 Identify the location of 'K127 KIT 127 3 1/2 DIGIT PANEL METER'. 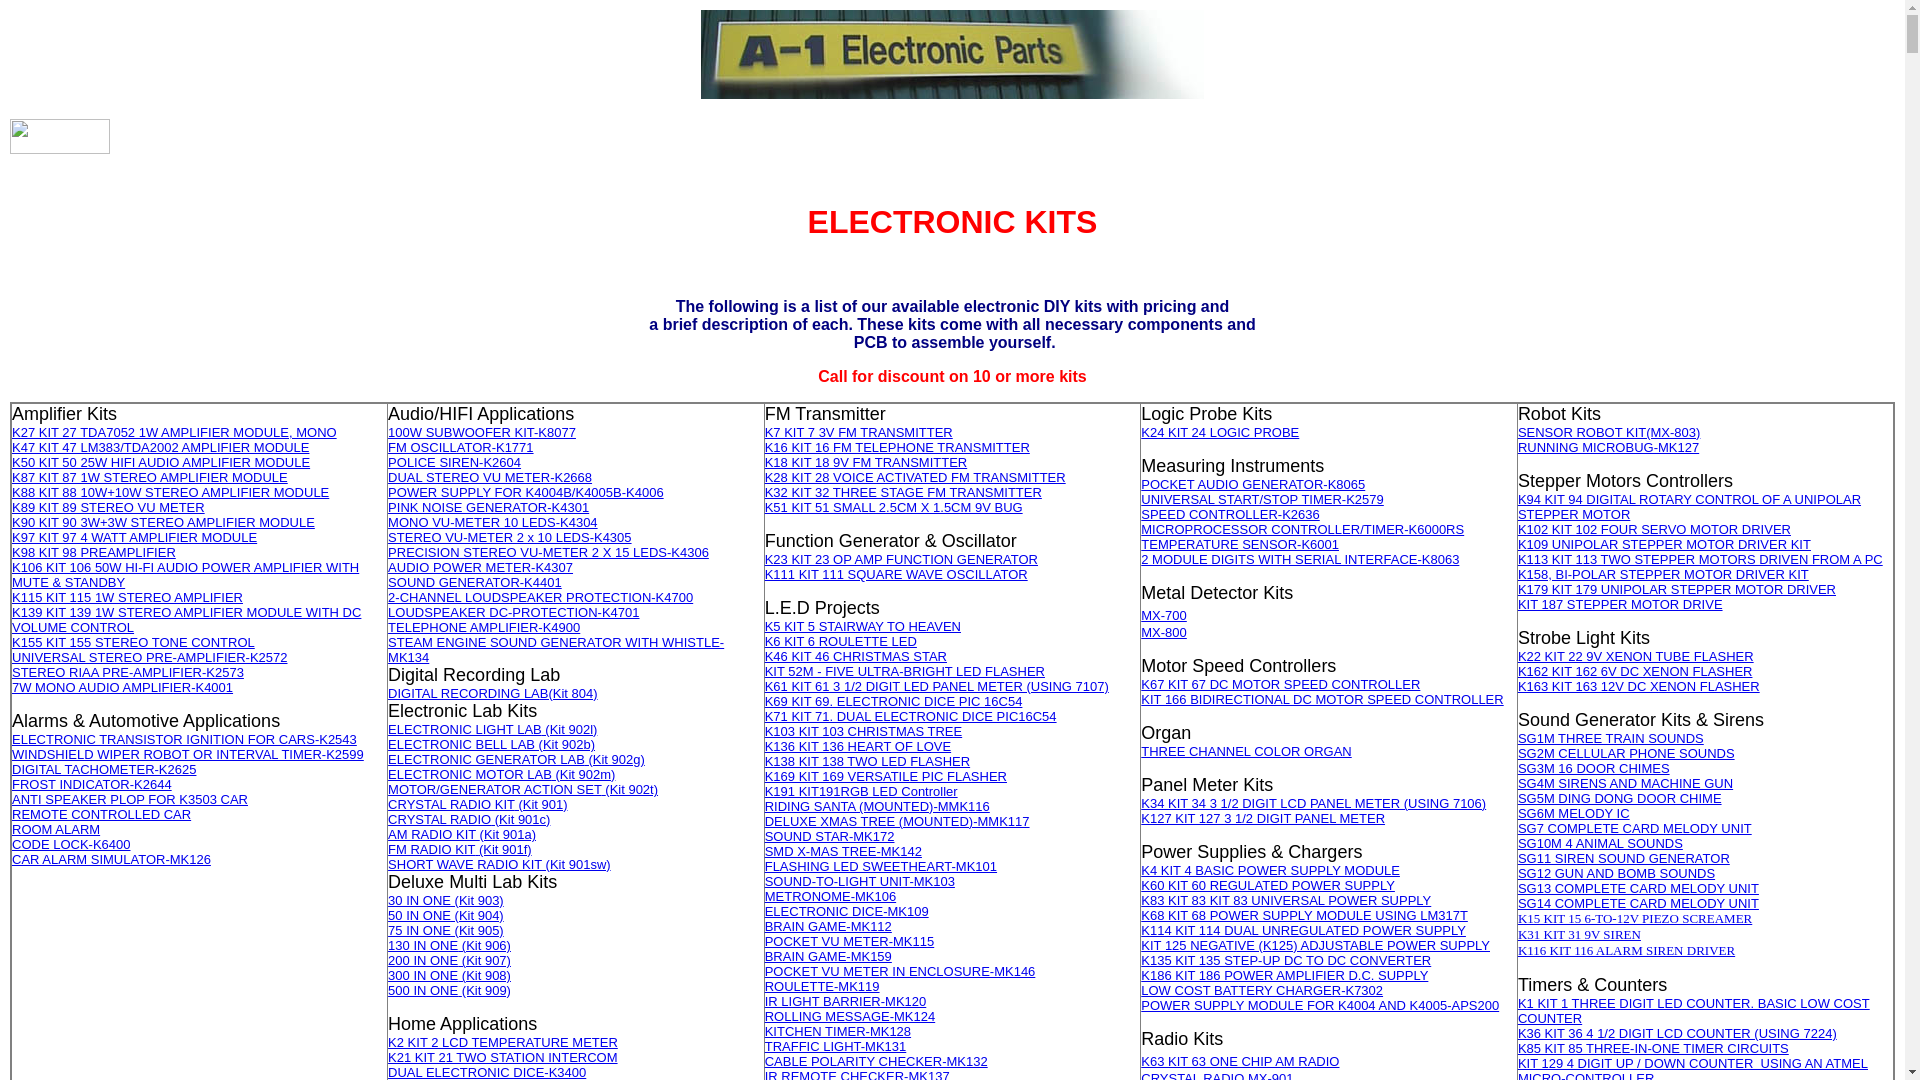
(1141, 818).